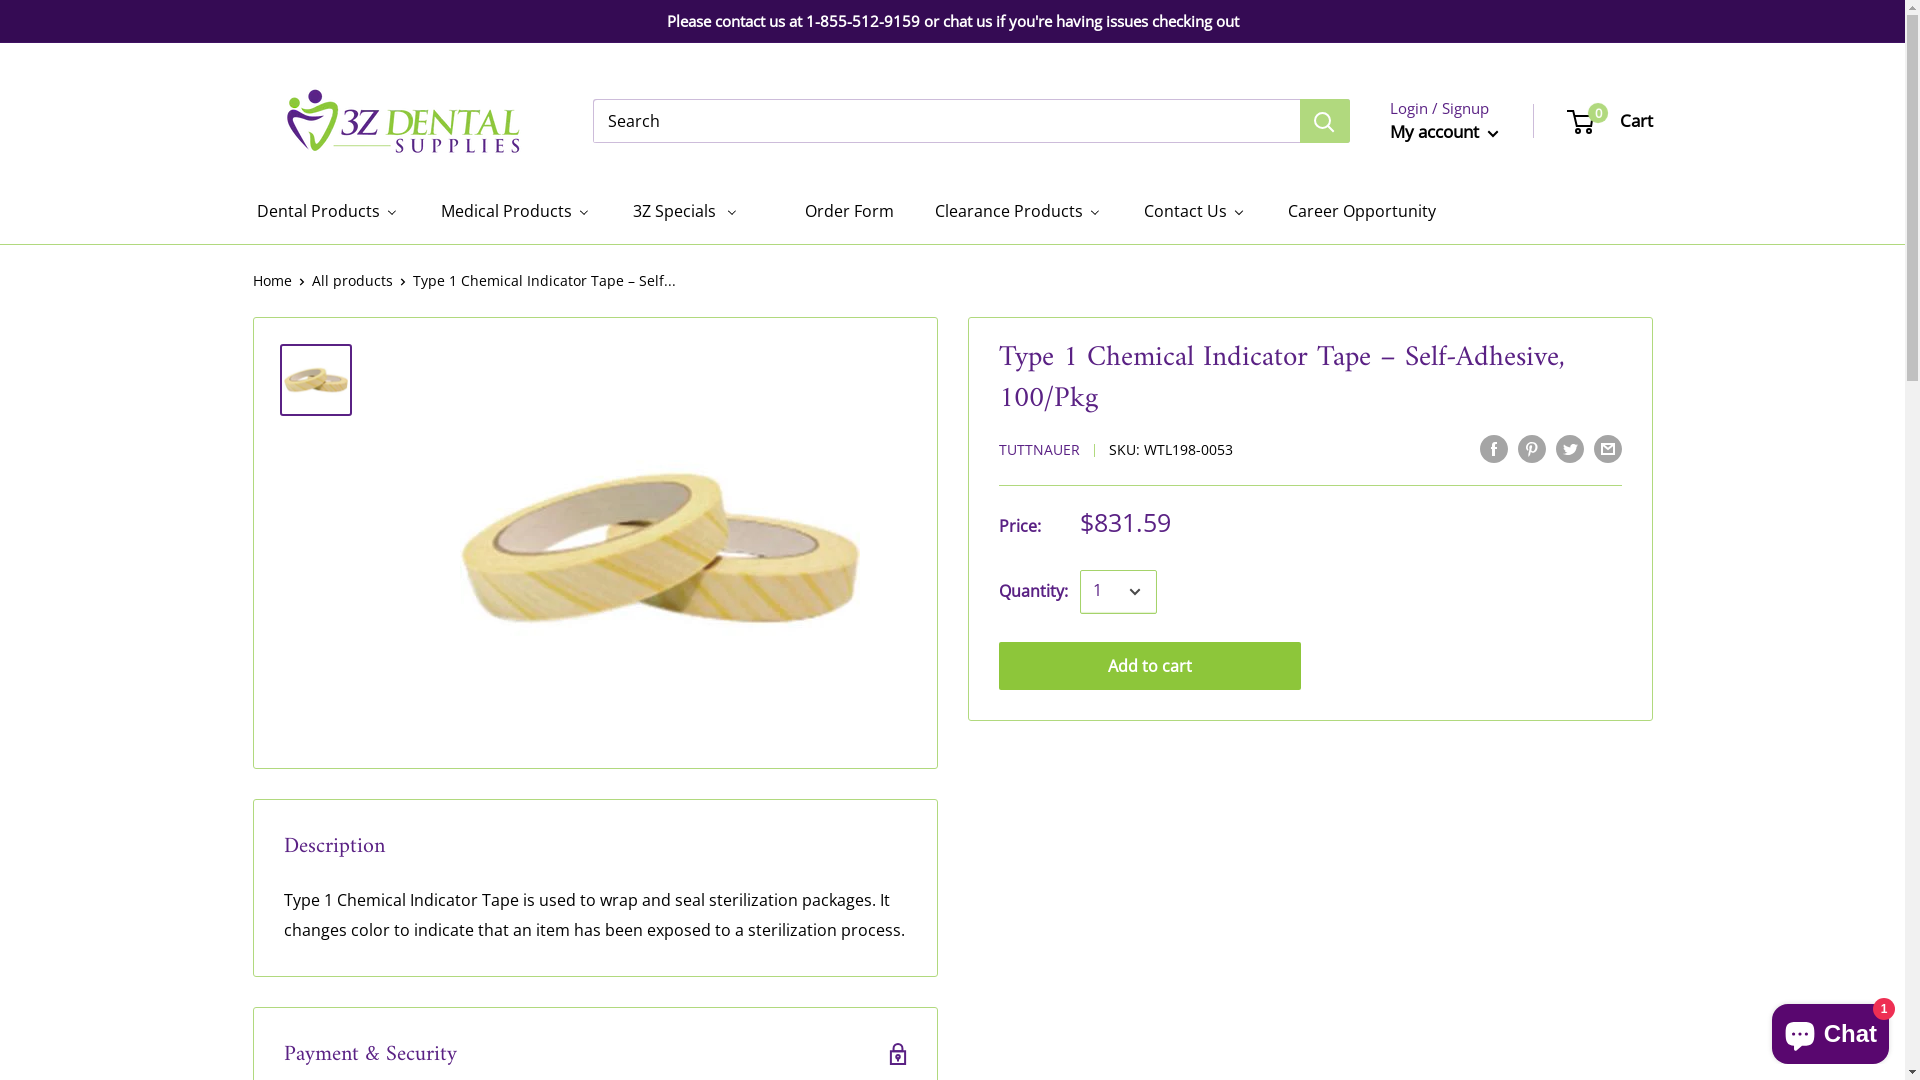  I want to click on 'Contact Us', so click(1194, 211).